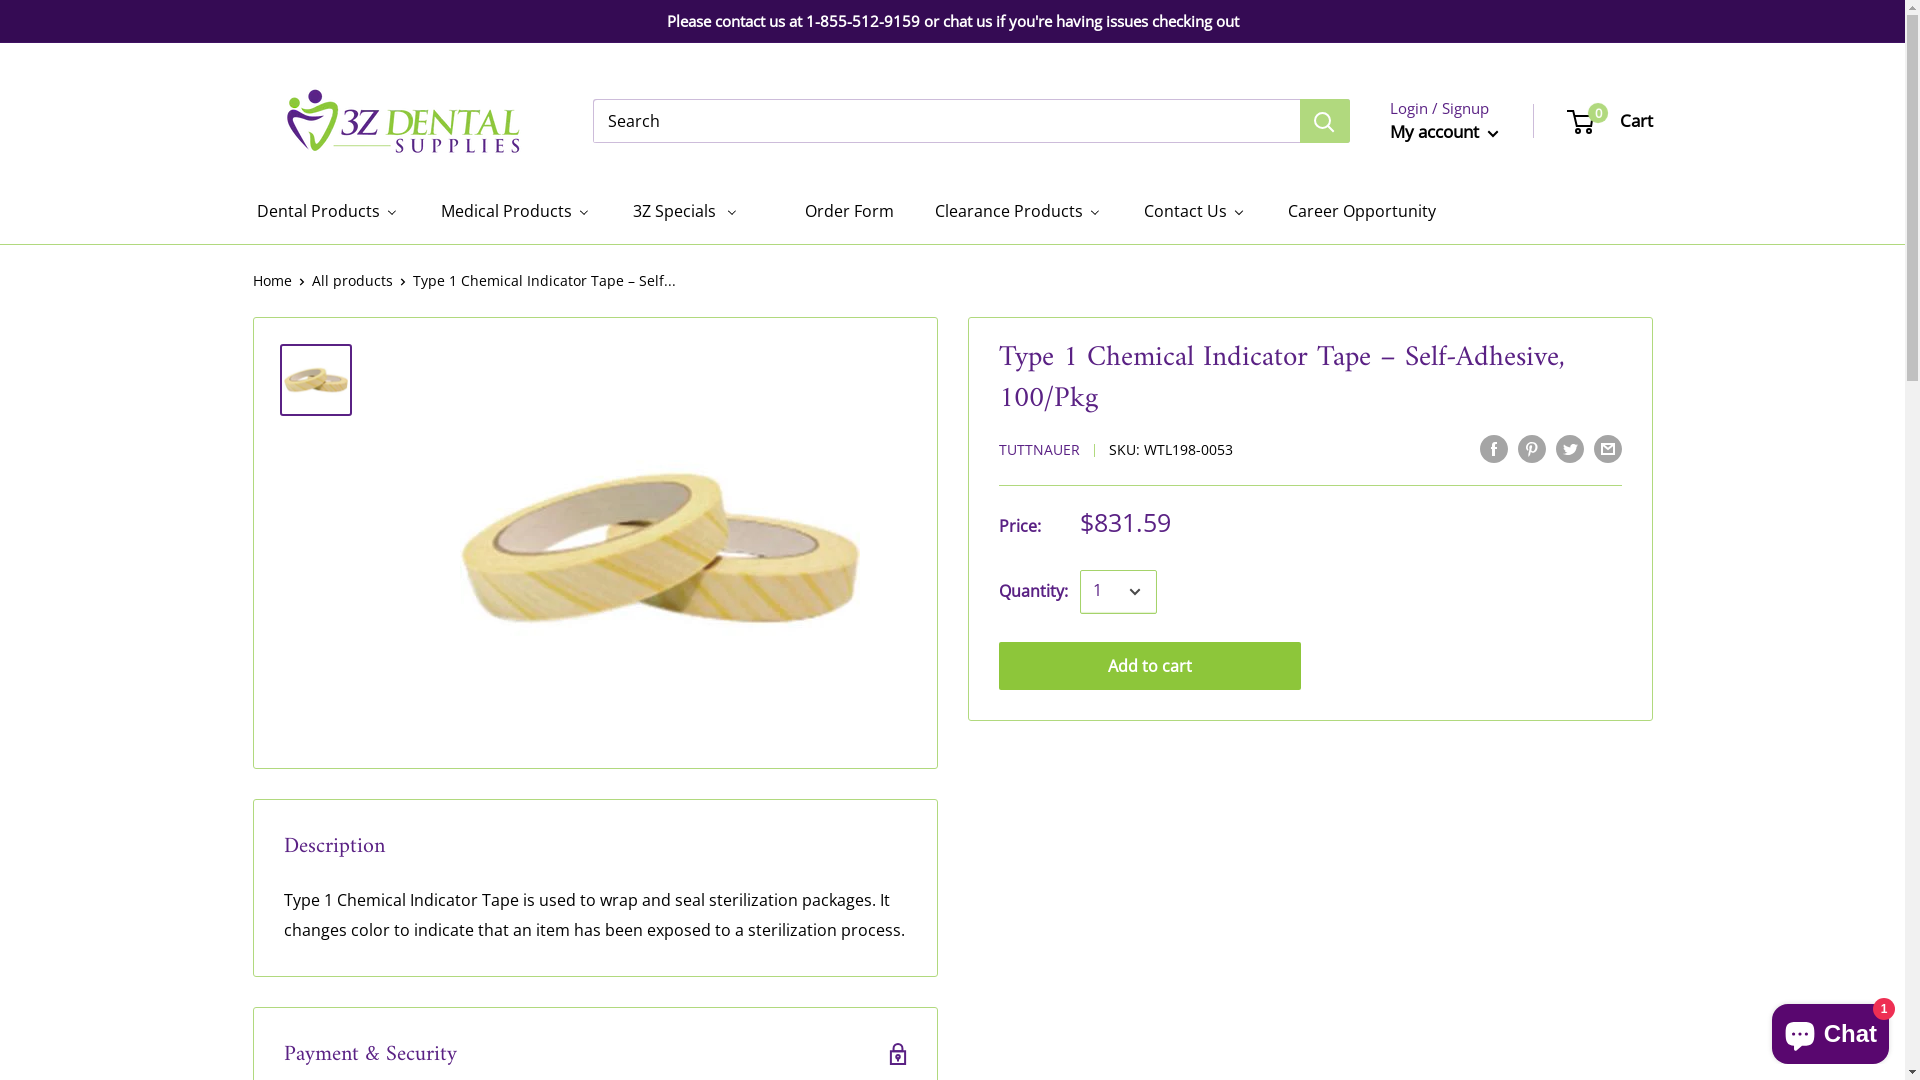  I want to click on 'Contact Us', so click(1194, 211).